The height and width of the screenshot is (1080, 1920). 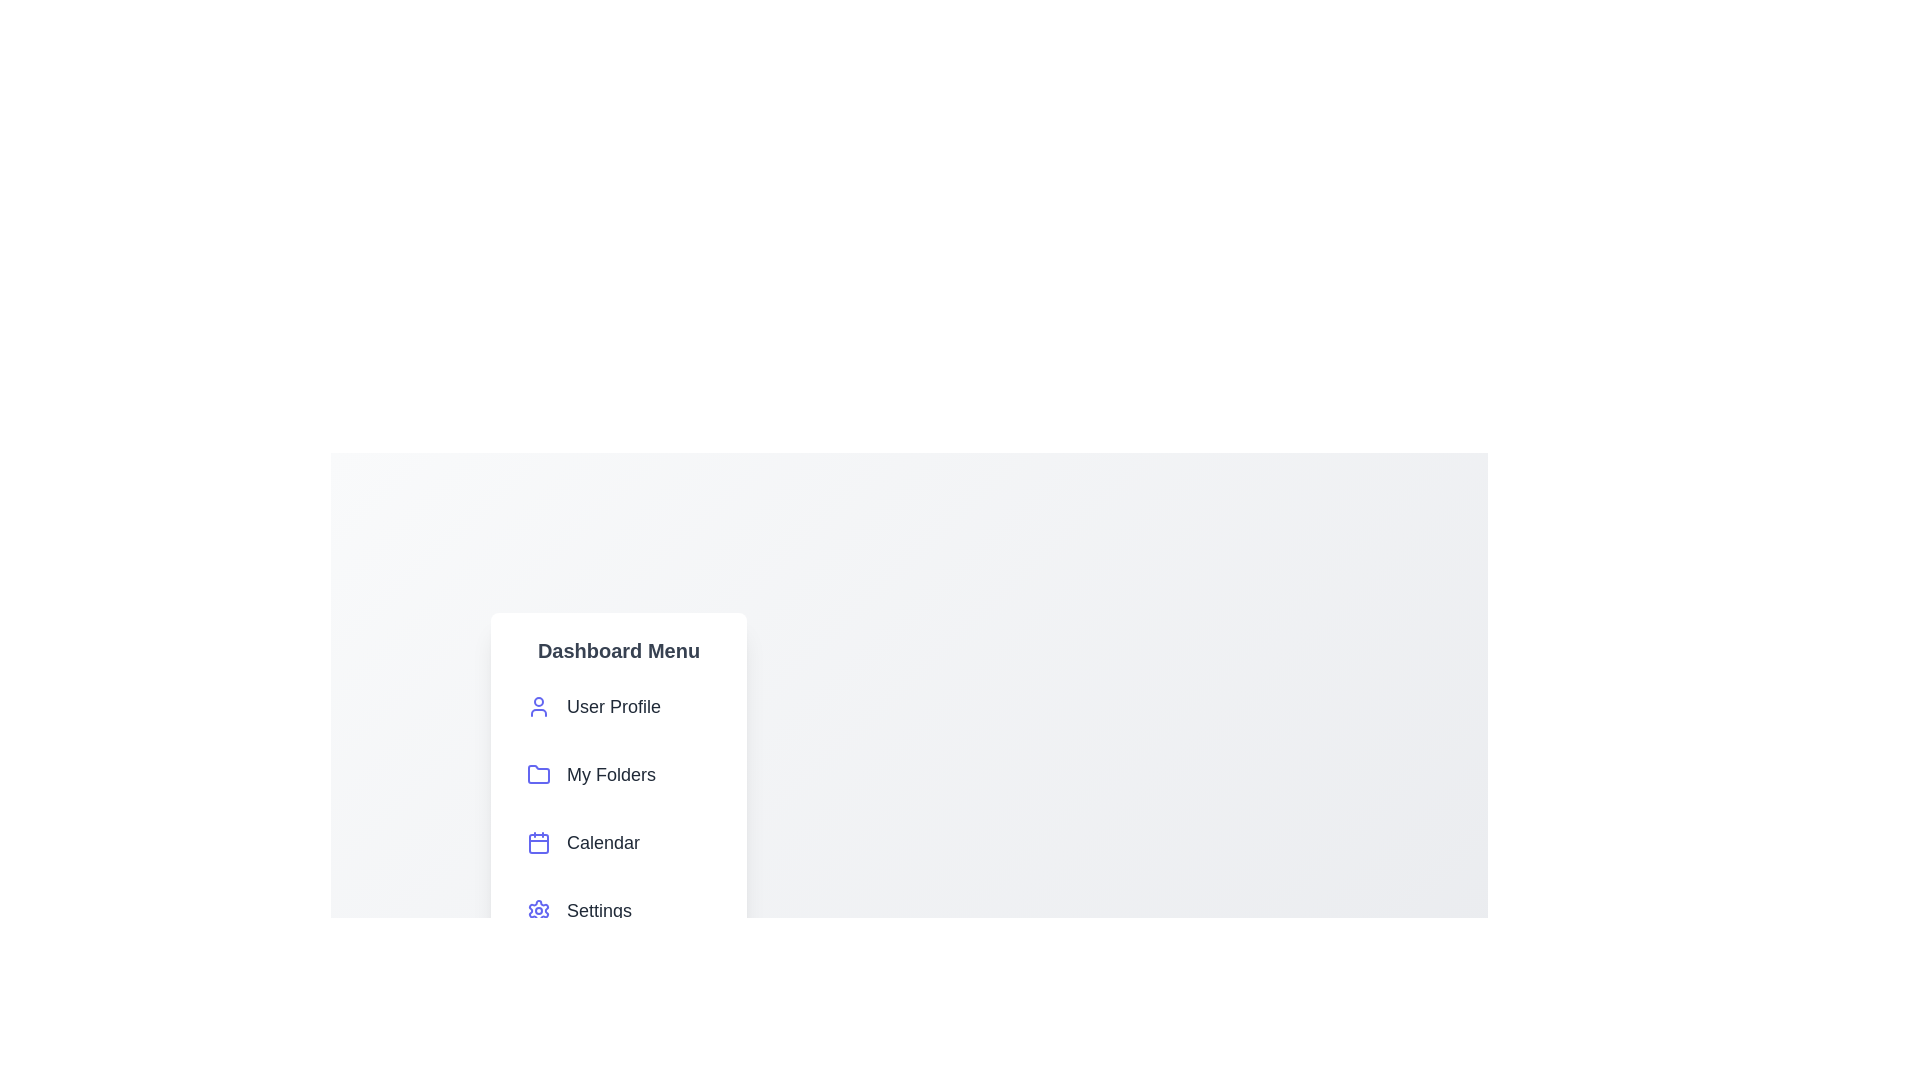 What do you see at coordinates (618, 910) in the screenshot?
I see `the 'Settings' menu item in the dashboard menu` at bounding box center [618, 910].